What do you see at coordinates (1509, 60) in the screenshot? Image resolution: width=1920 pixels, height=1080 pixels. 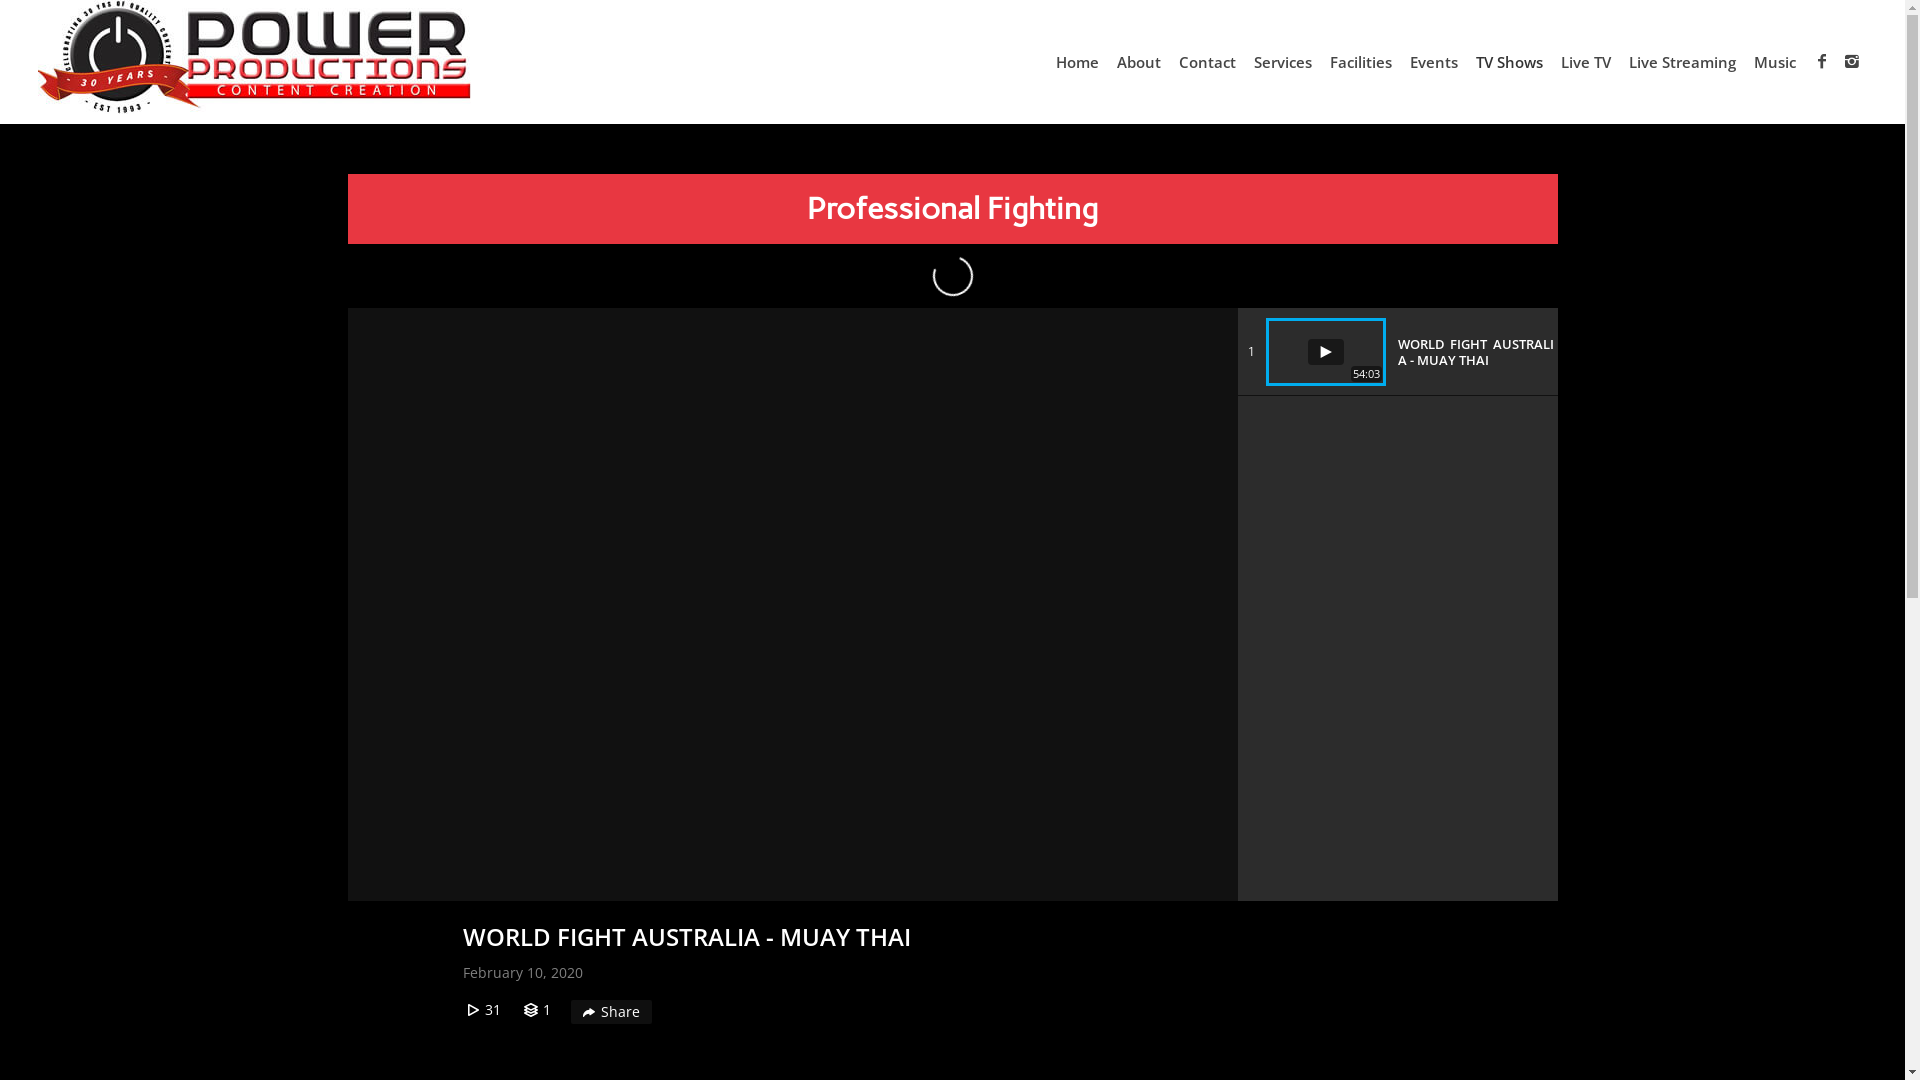 I see `'TV Shows'` at bounding box center [1509, 60].